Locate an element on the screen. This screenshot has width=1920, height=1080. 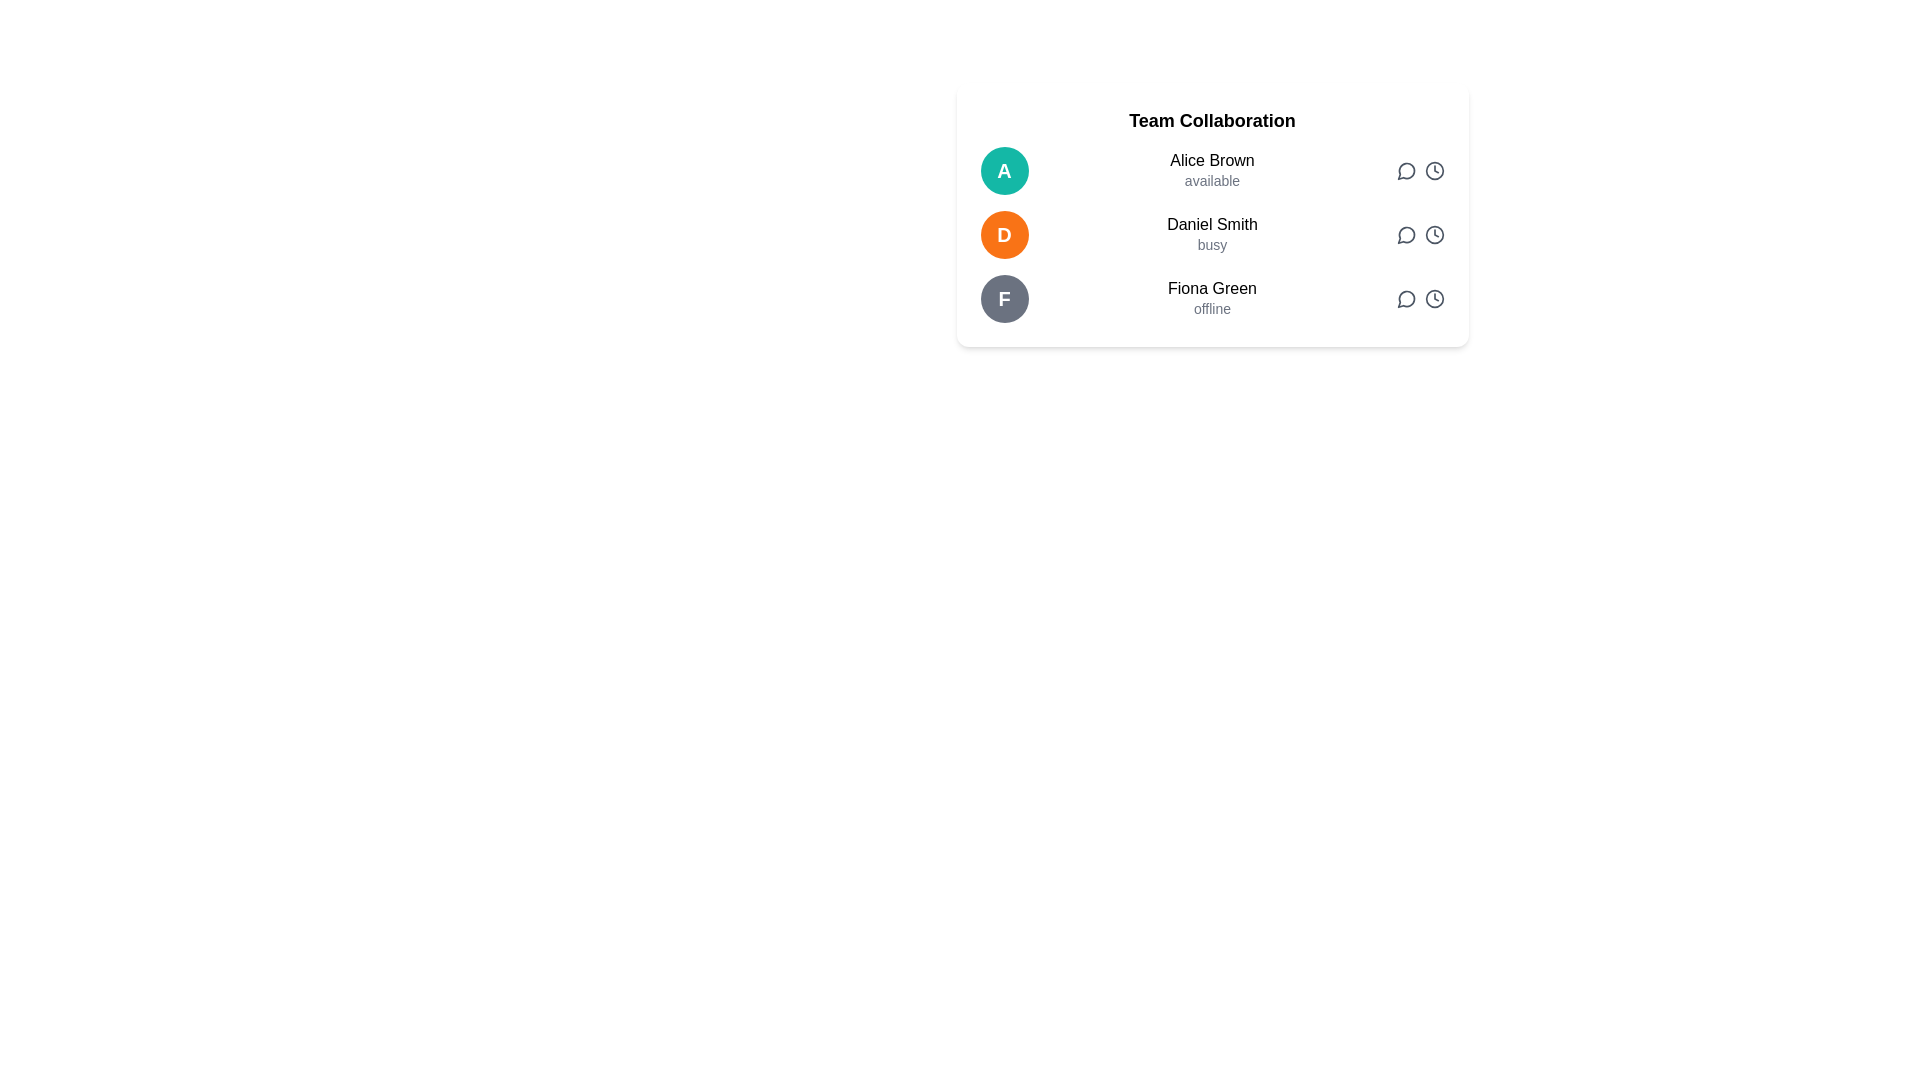
the clock icon button, which is the second interactive icon in the user entry list is located at coordinates (1433, 169).